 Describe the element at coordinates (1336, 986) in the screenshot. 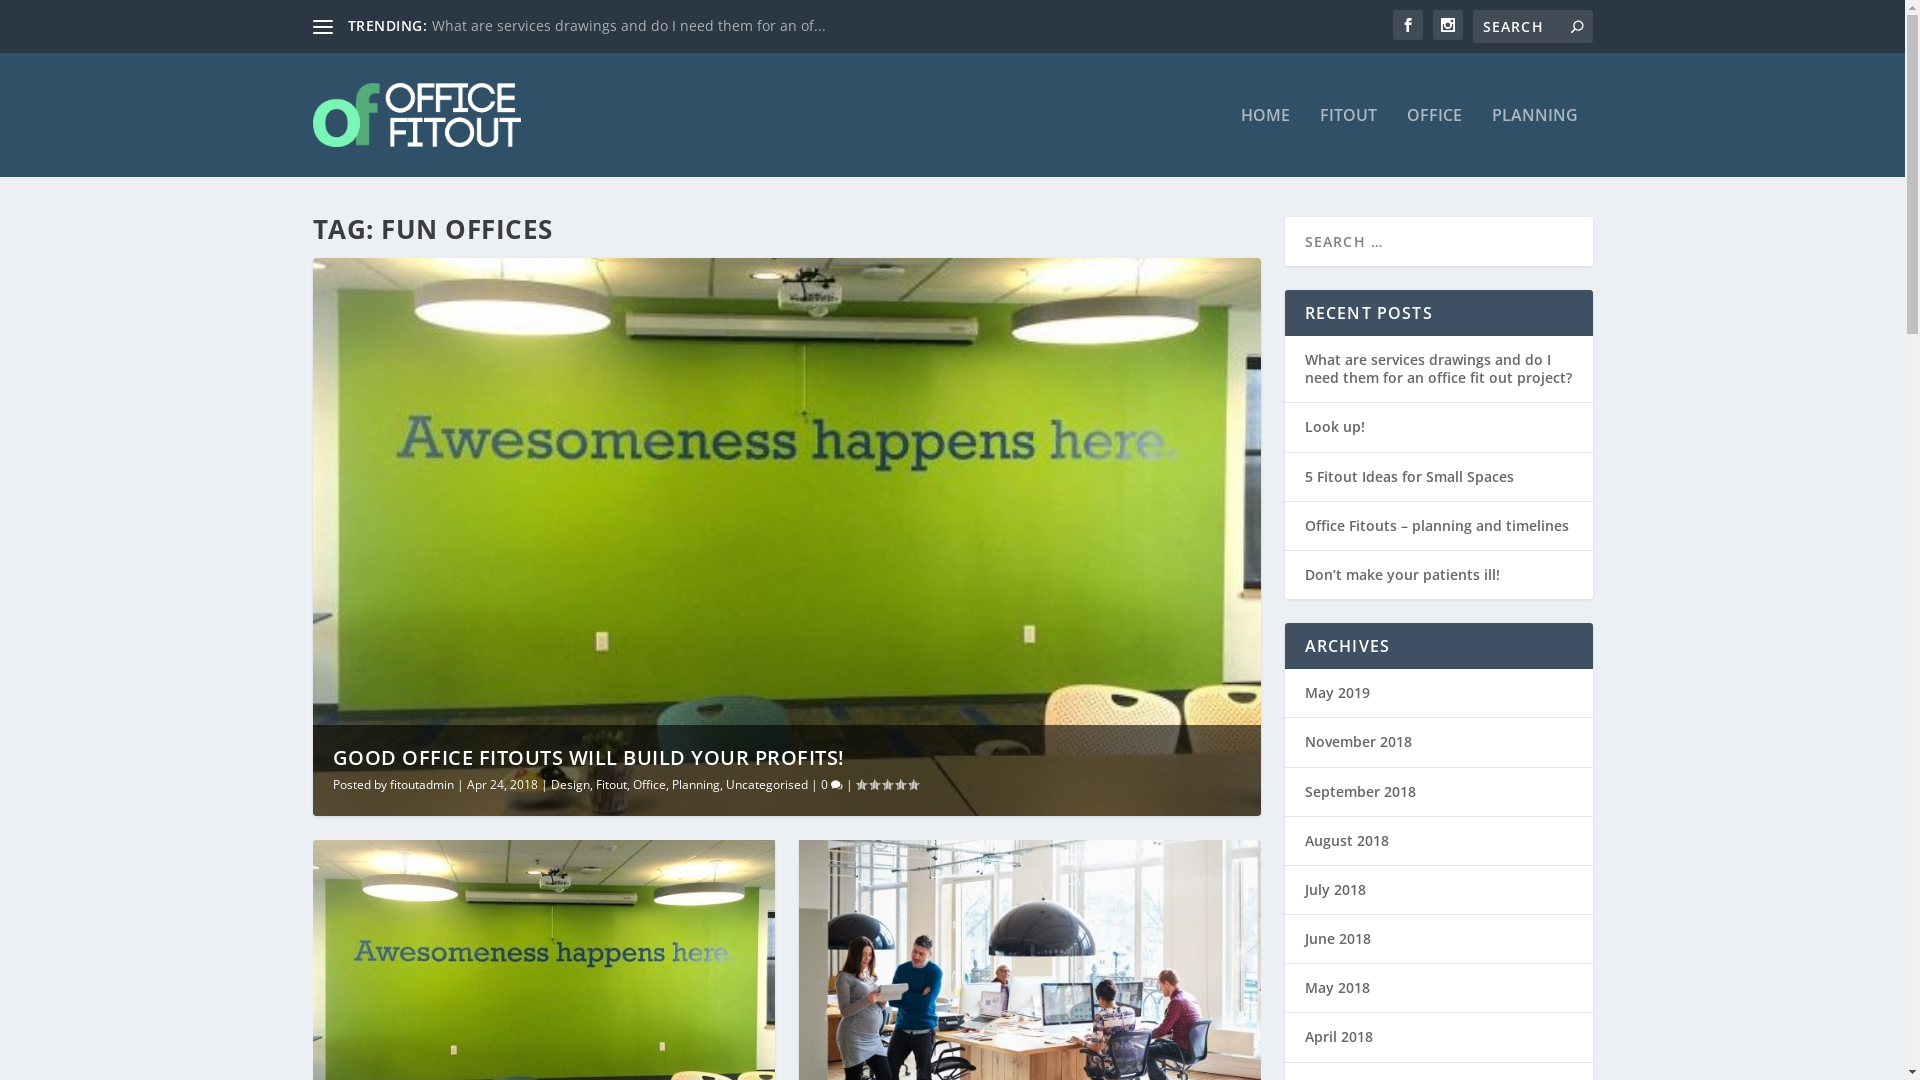

I see `'May 2018'` at that location.